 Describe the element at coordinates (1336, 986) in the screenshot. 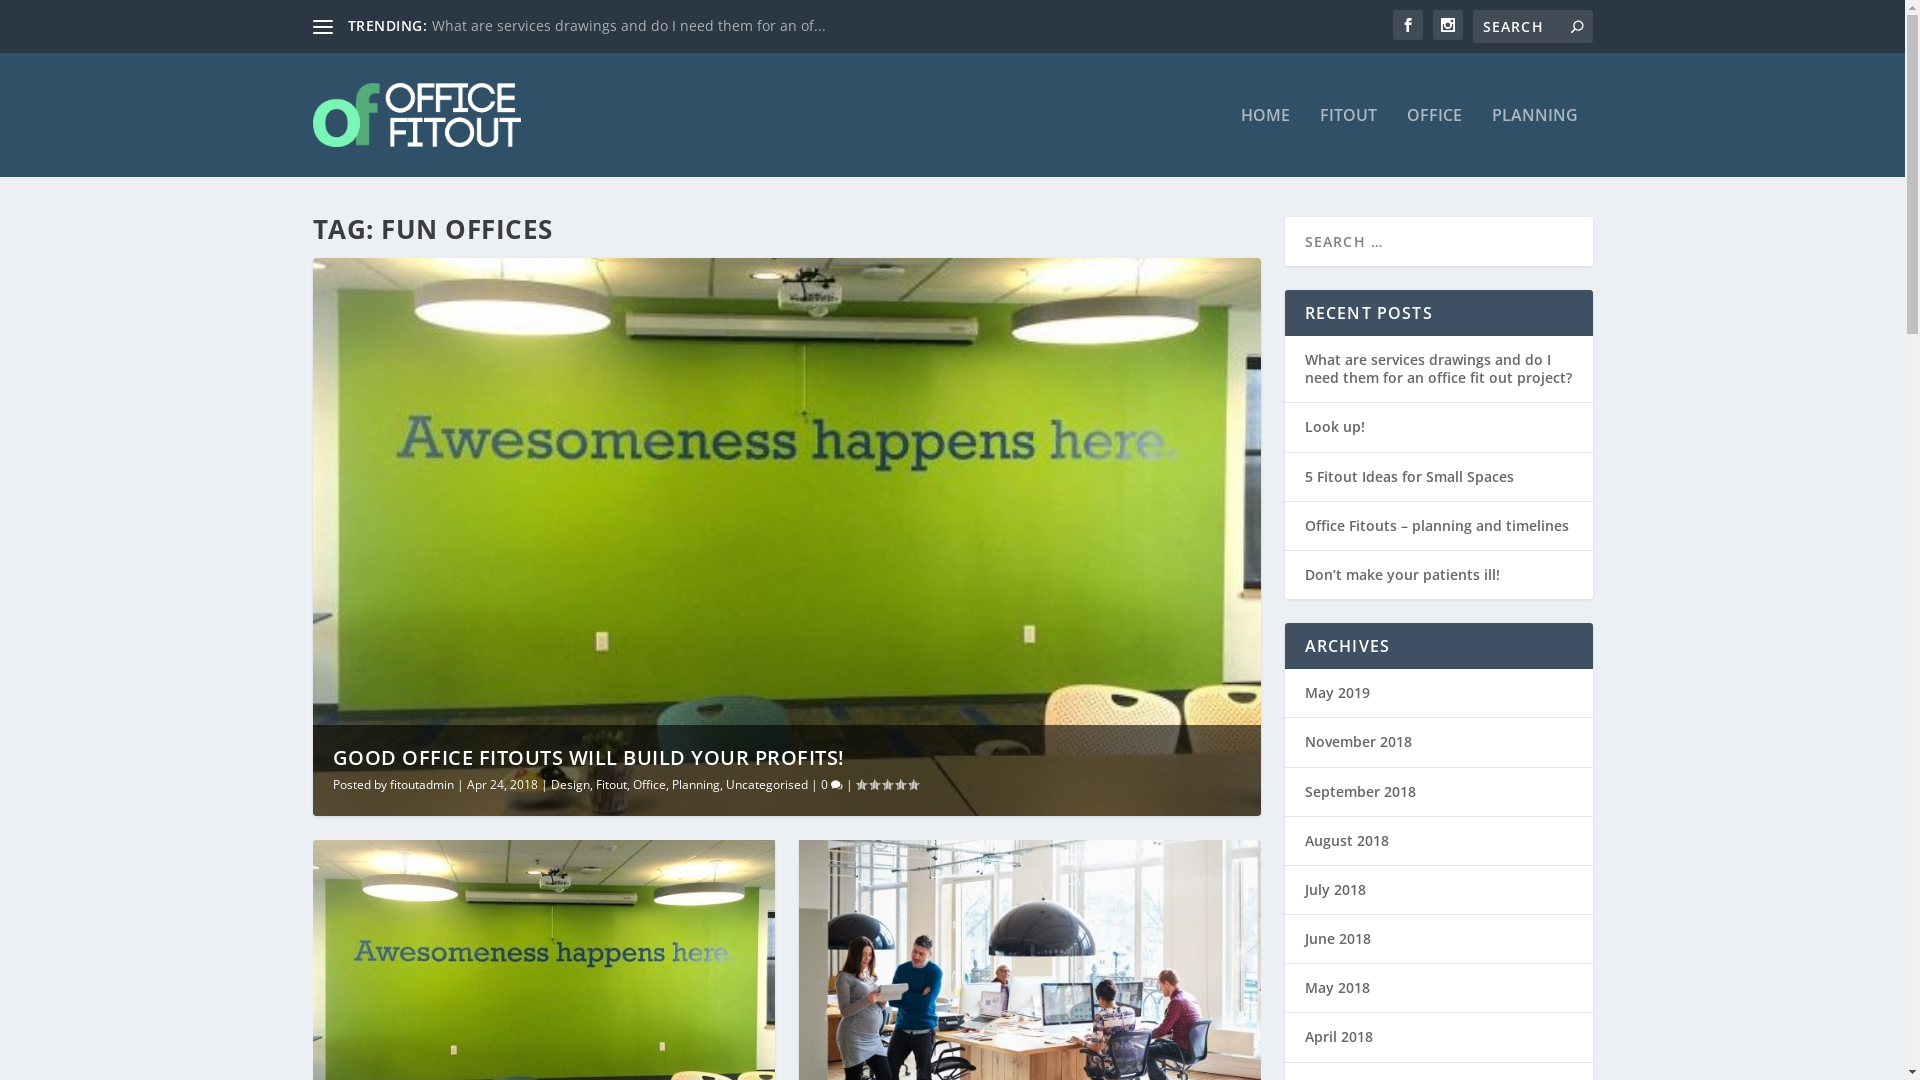

I see `'May 2018'` at that location.